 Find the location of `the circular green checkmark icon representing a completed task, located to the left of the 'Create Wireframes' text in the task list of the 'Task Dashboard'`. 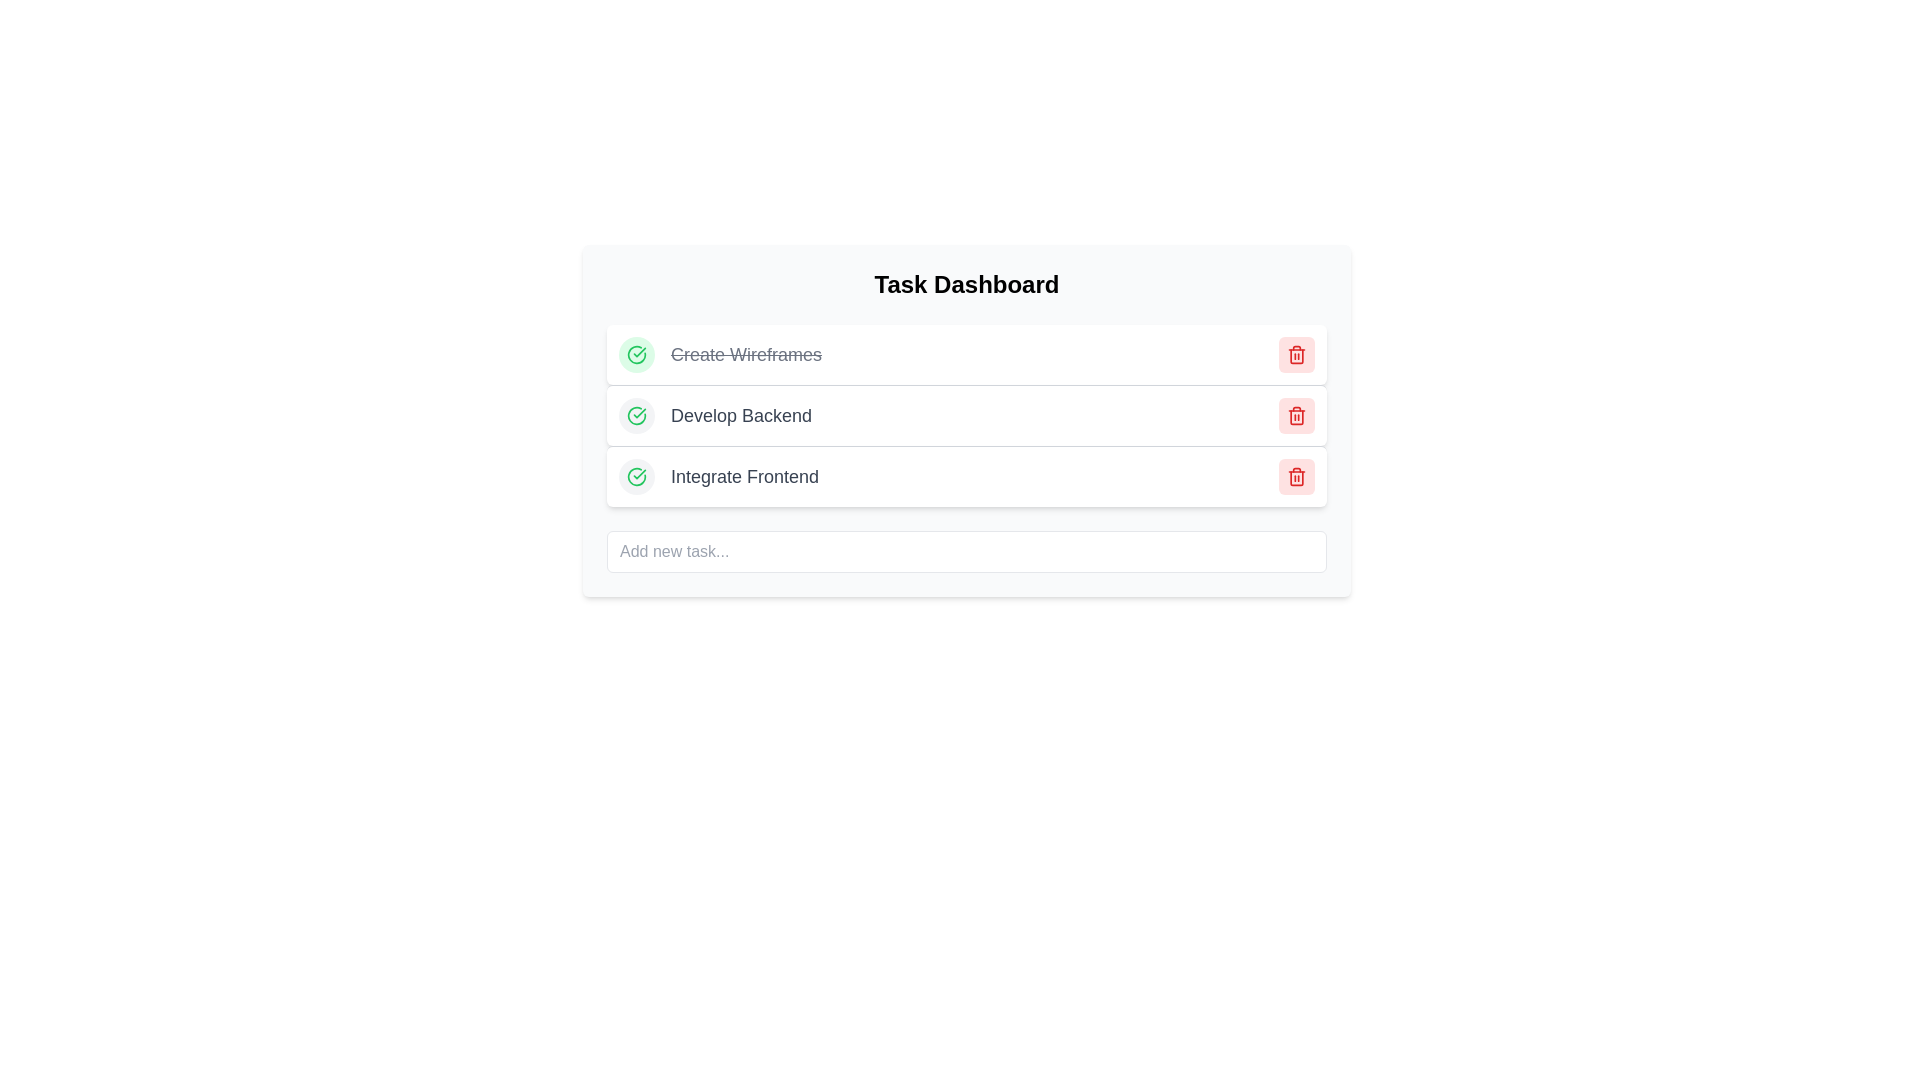

the circular green checkmark icon representing a completed task, located to the left of the 'Create Wireframes' text in the task list of the 'Task Dashboard' is located at coordinates (636, 353).